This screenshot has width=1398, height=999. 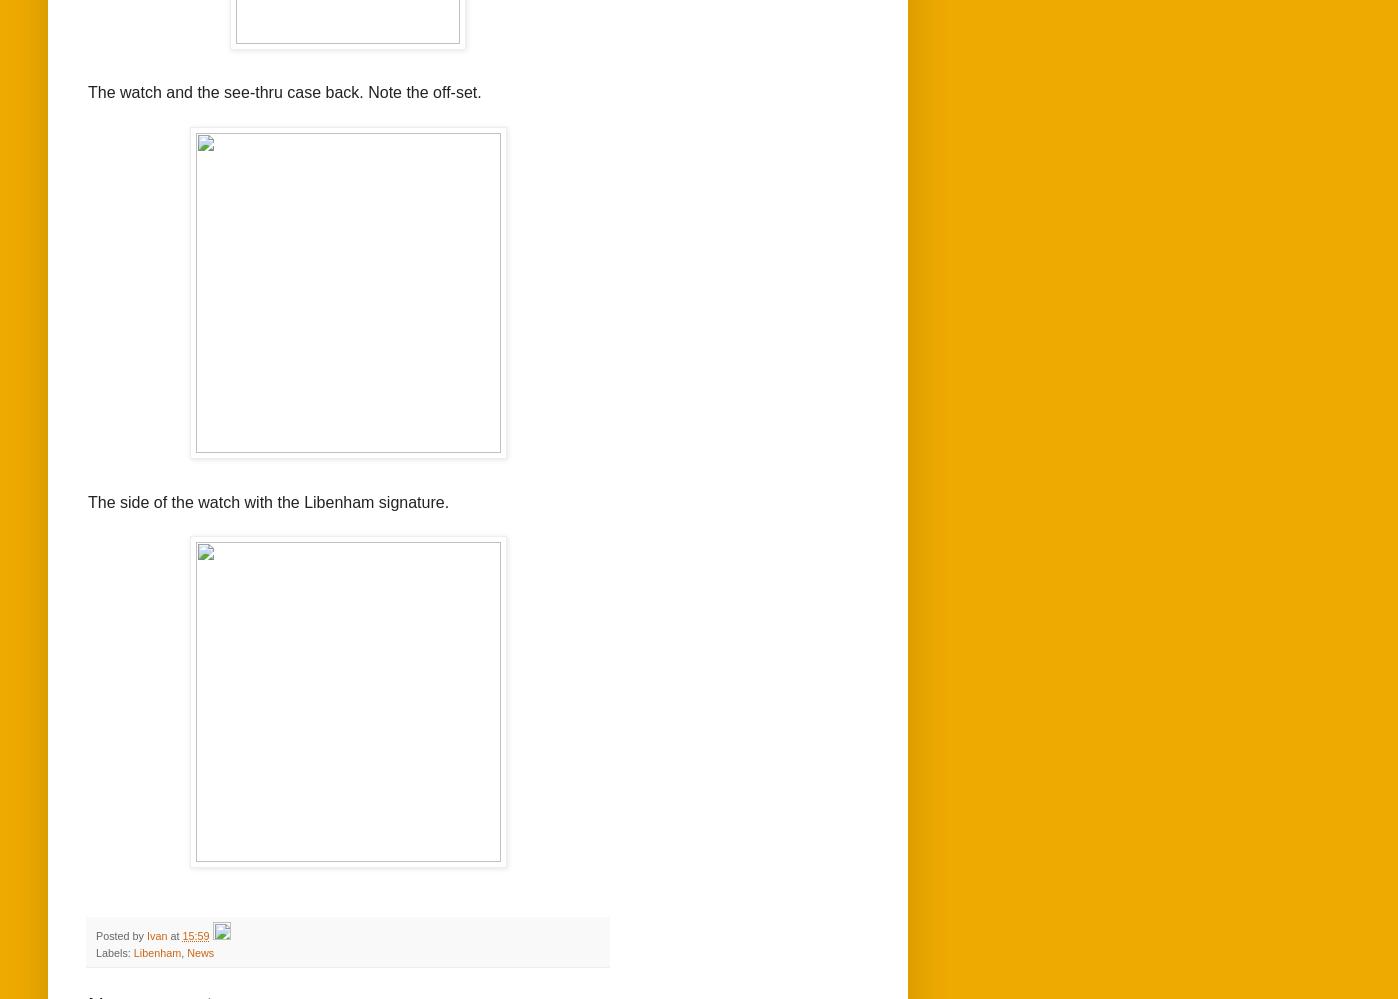 What do you see at coordinates (372, 500) in the screenshot?
I see `'signature.'` at bounding box center [372, 500].